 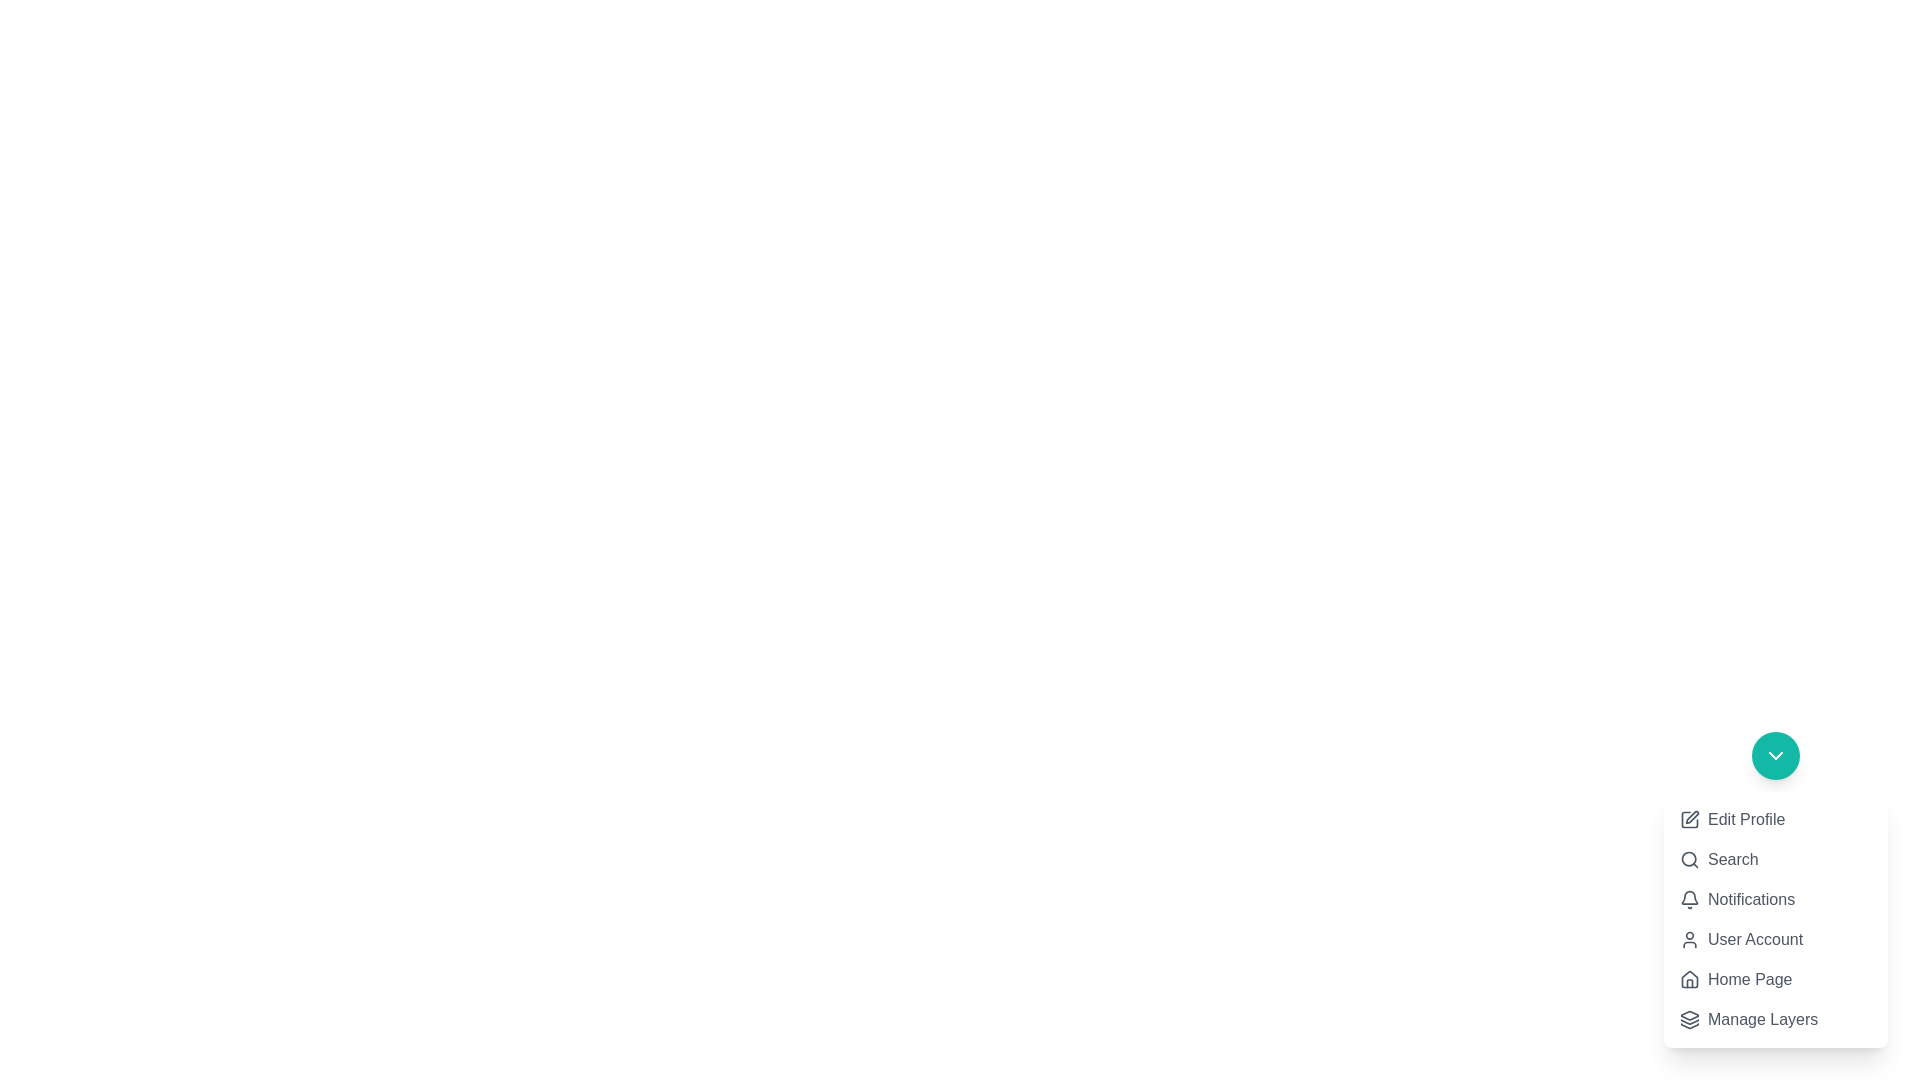 I want to click on the navigation button located in the middle of the vertical menu, which is the fifth item, to redirect to the home page, so click(x=1735, y=978).